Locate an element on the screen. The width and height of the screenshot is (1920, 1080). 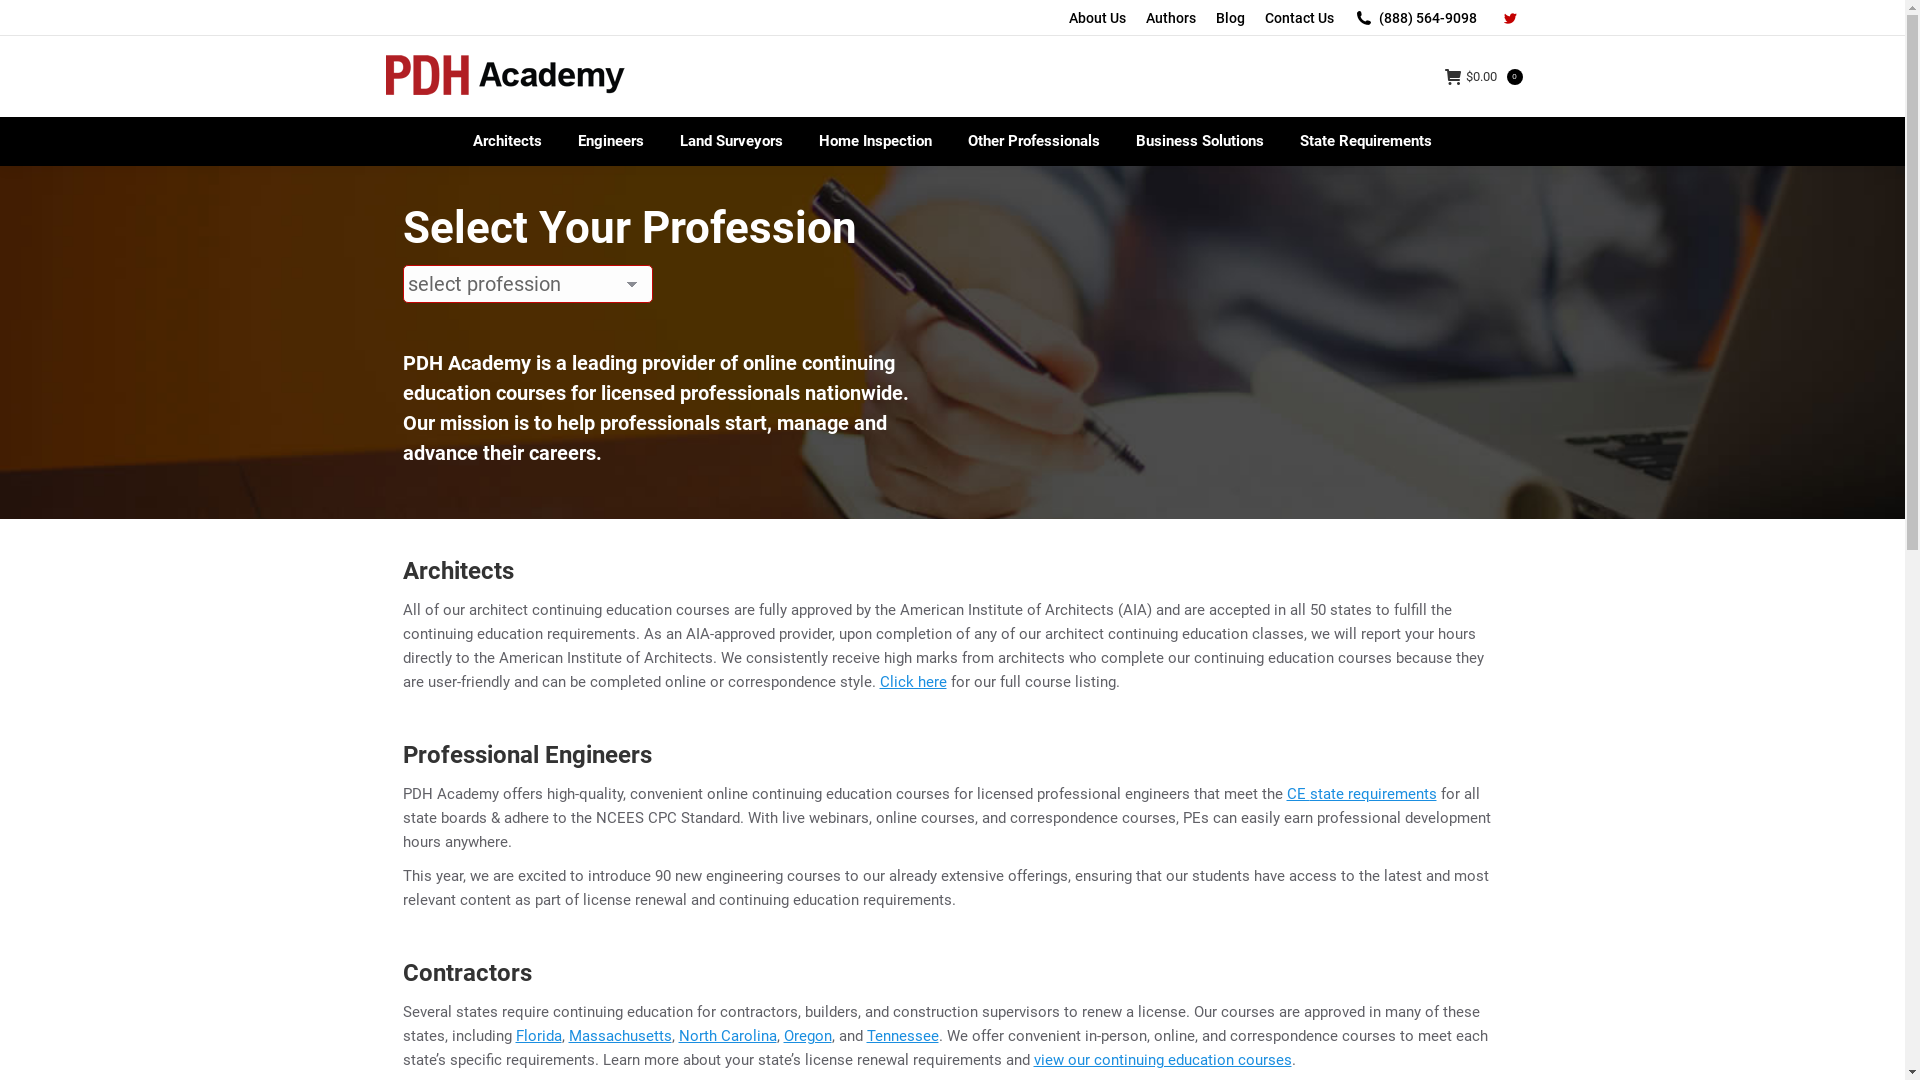
'State Requirements' is located at coordinates (1365, 140).